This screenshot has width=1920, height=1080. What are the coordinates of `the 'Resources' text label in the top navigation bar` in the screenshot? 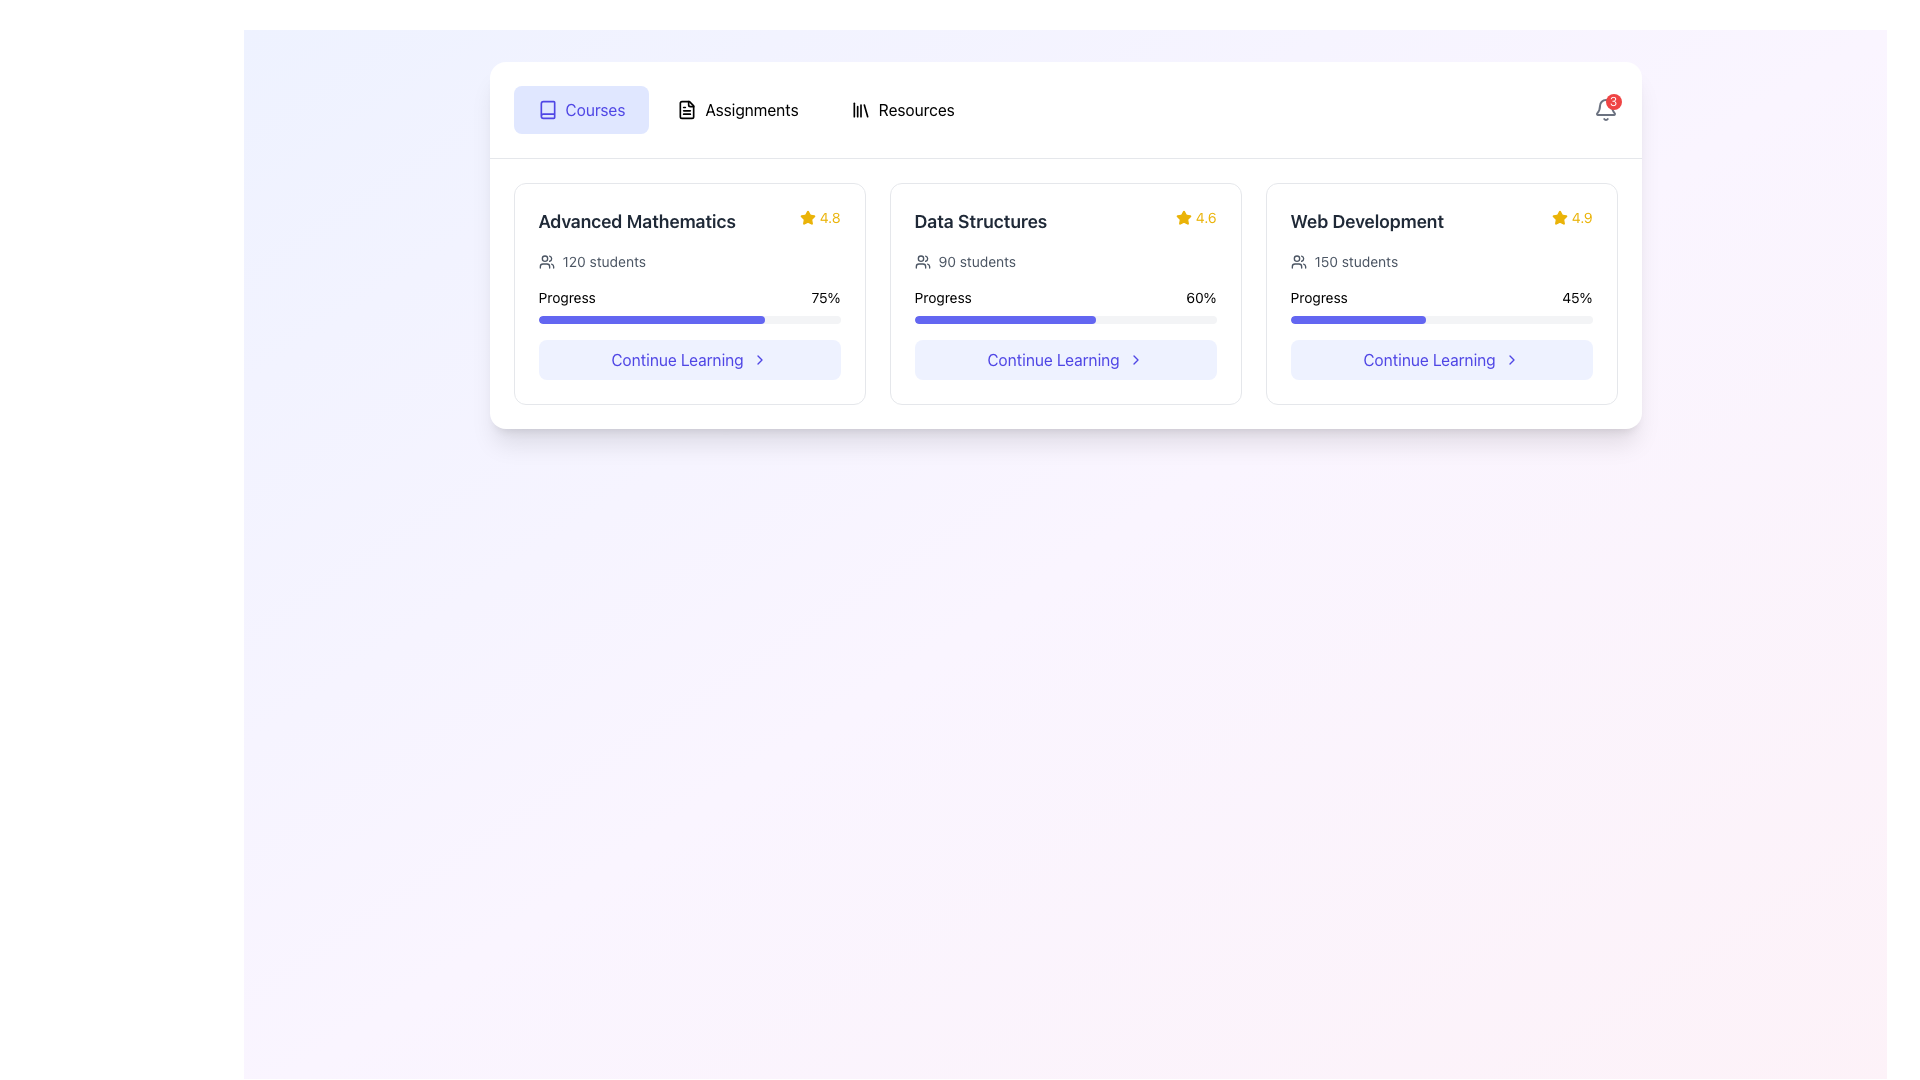 It's located at (915, 110).